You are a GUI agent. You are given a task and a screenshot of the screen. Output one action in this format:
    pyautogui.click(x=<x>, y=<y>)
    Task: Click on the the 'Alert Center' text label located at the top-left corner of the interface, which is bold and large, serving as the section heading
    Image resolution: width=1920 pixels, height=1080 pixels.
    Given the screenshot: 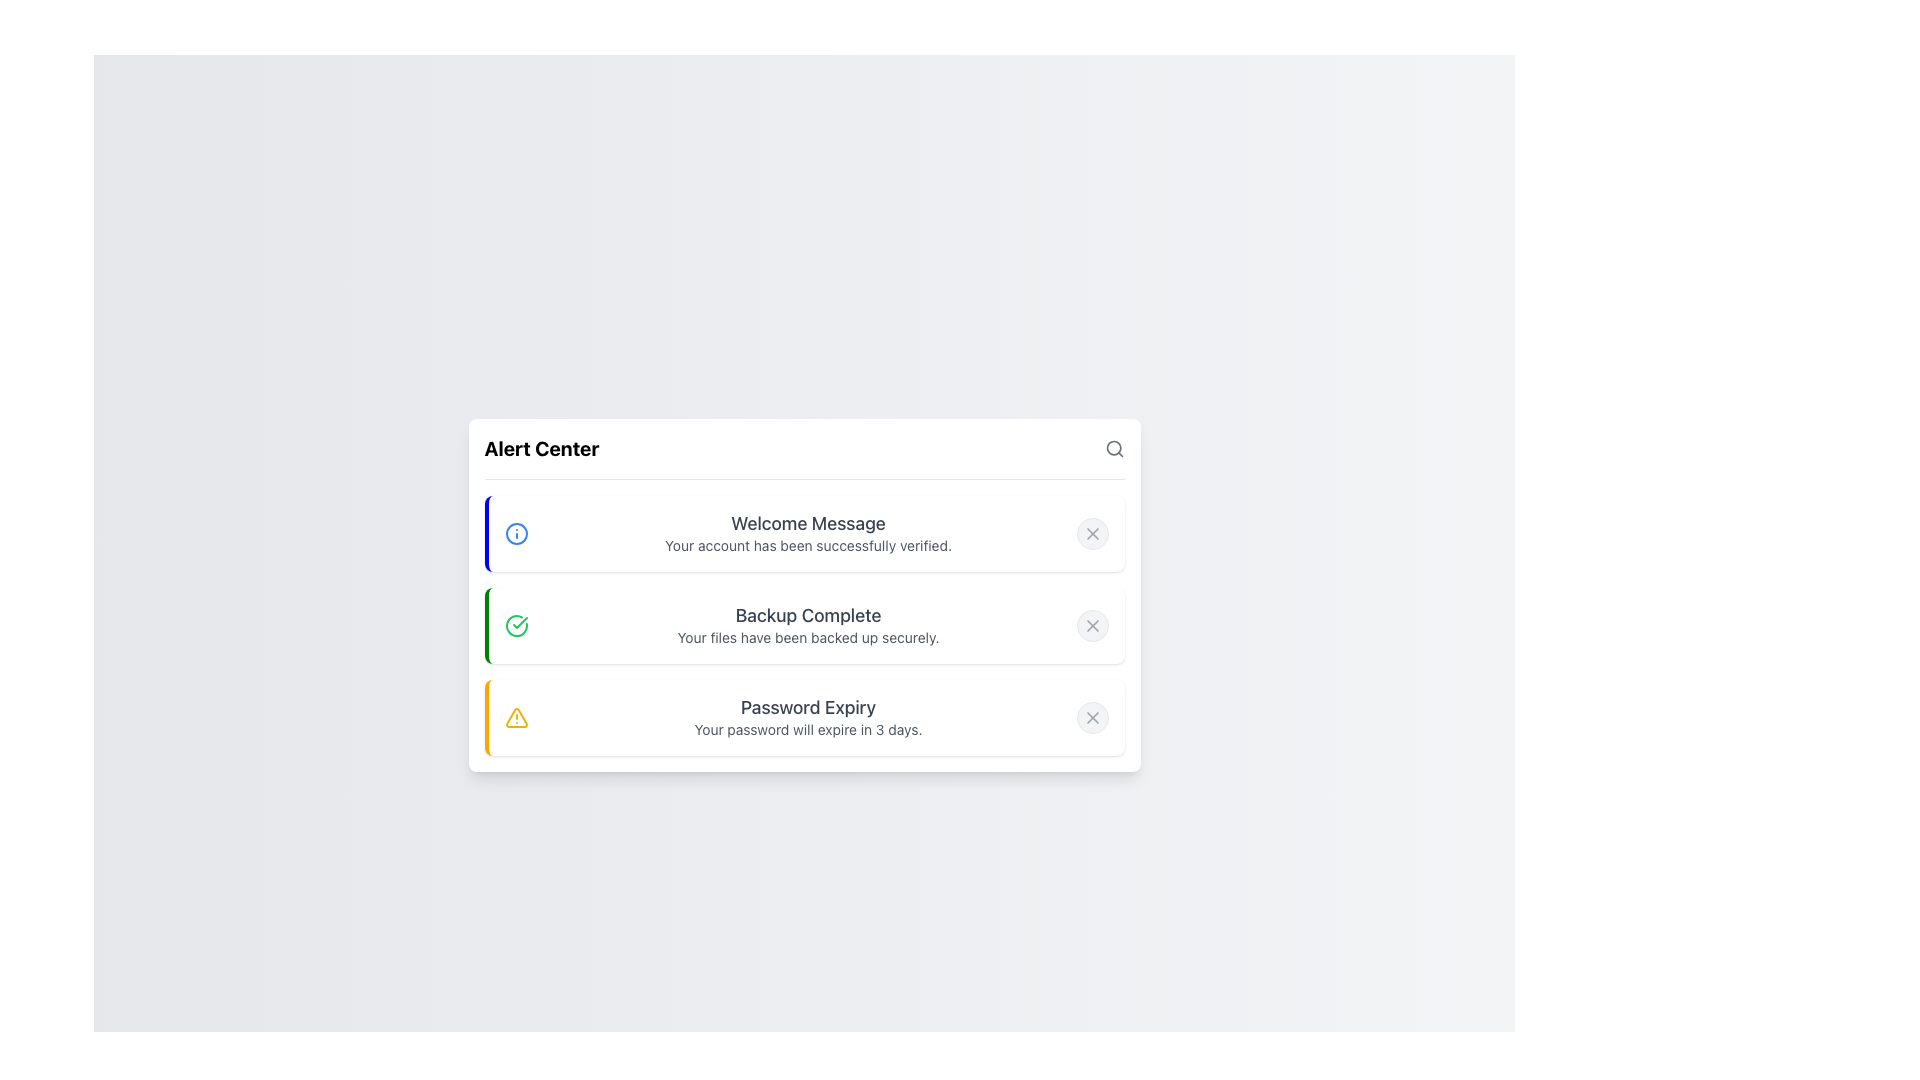 What is the action you would take?
    pyautogui.click(x=542, y=447)
    